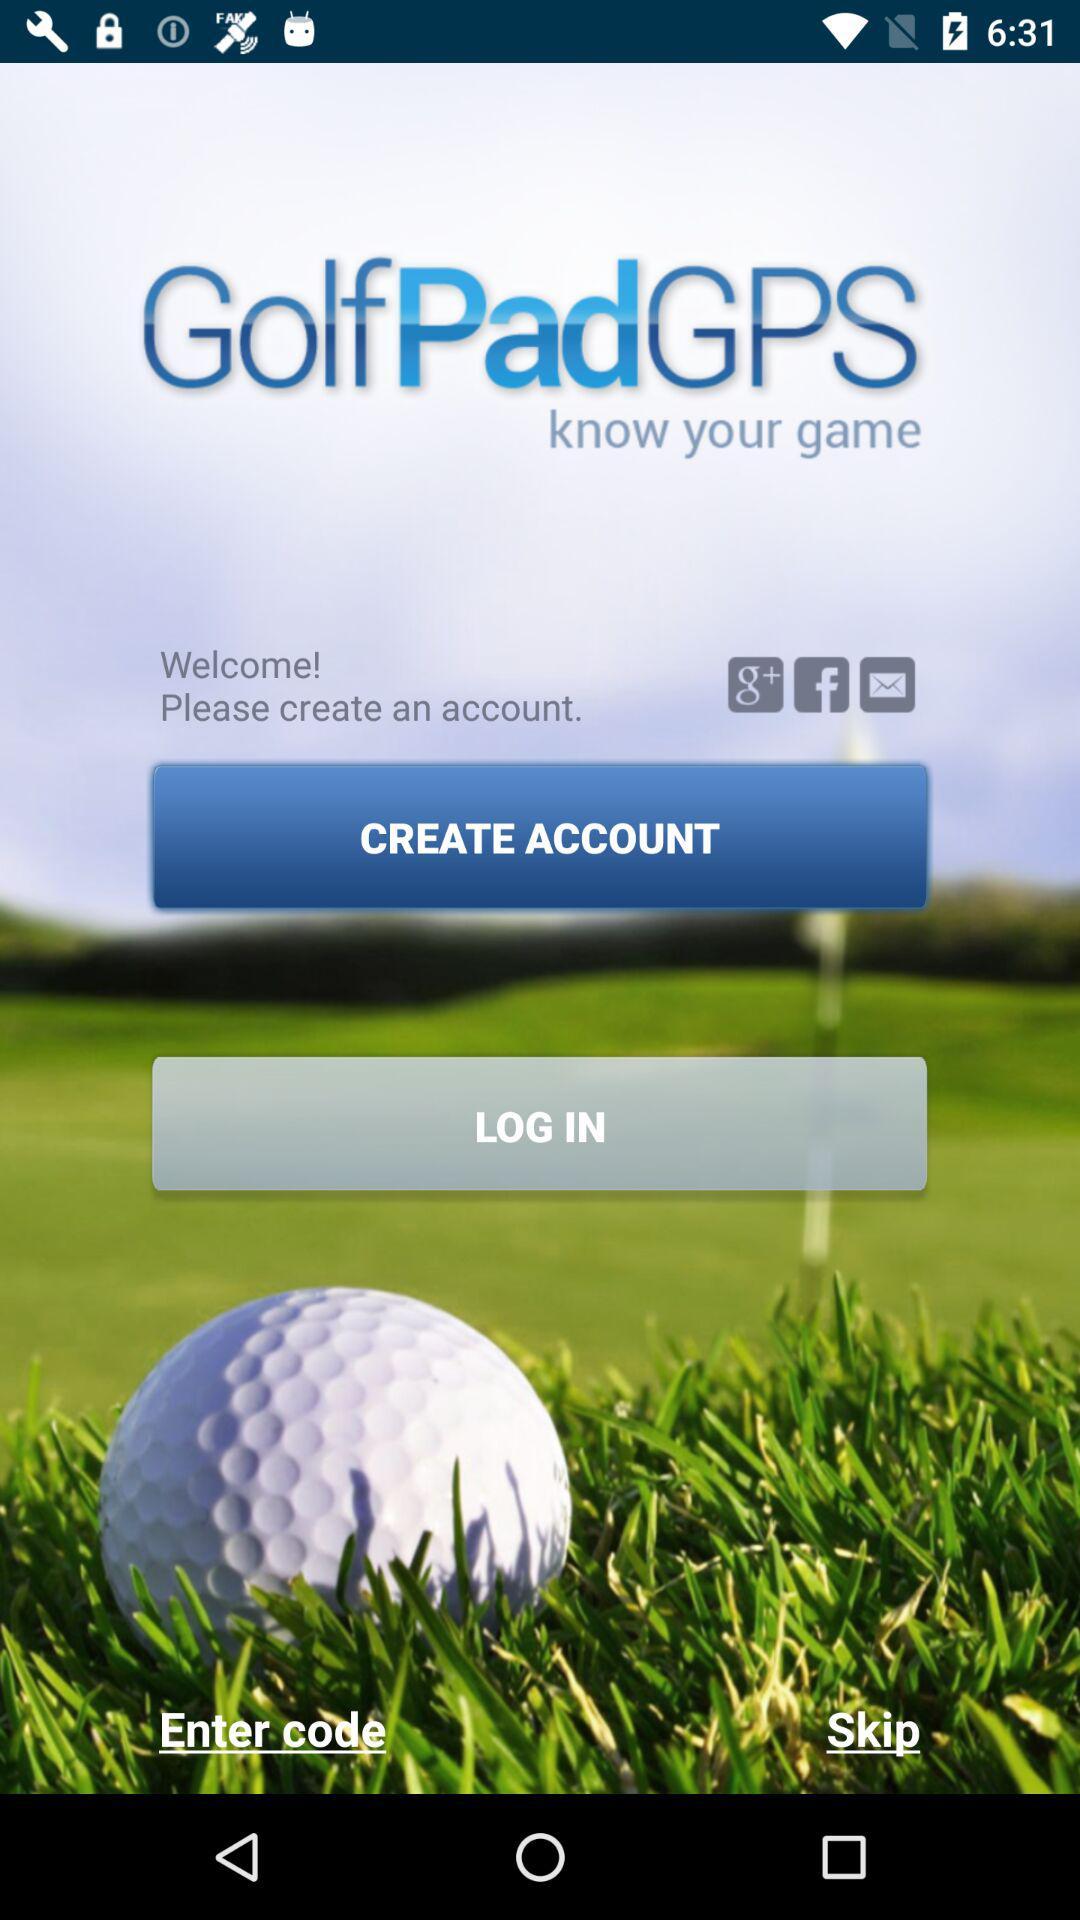 Image resolution: width=1080 pixels, height=1920 pixels. What do you see at coordinates (729, 1727) in the screenshot?
I see `the item to the right of the enter code icon` at bounding box center [729, 1727].